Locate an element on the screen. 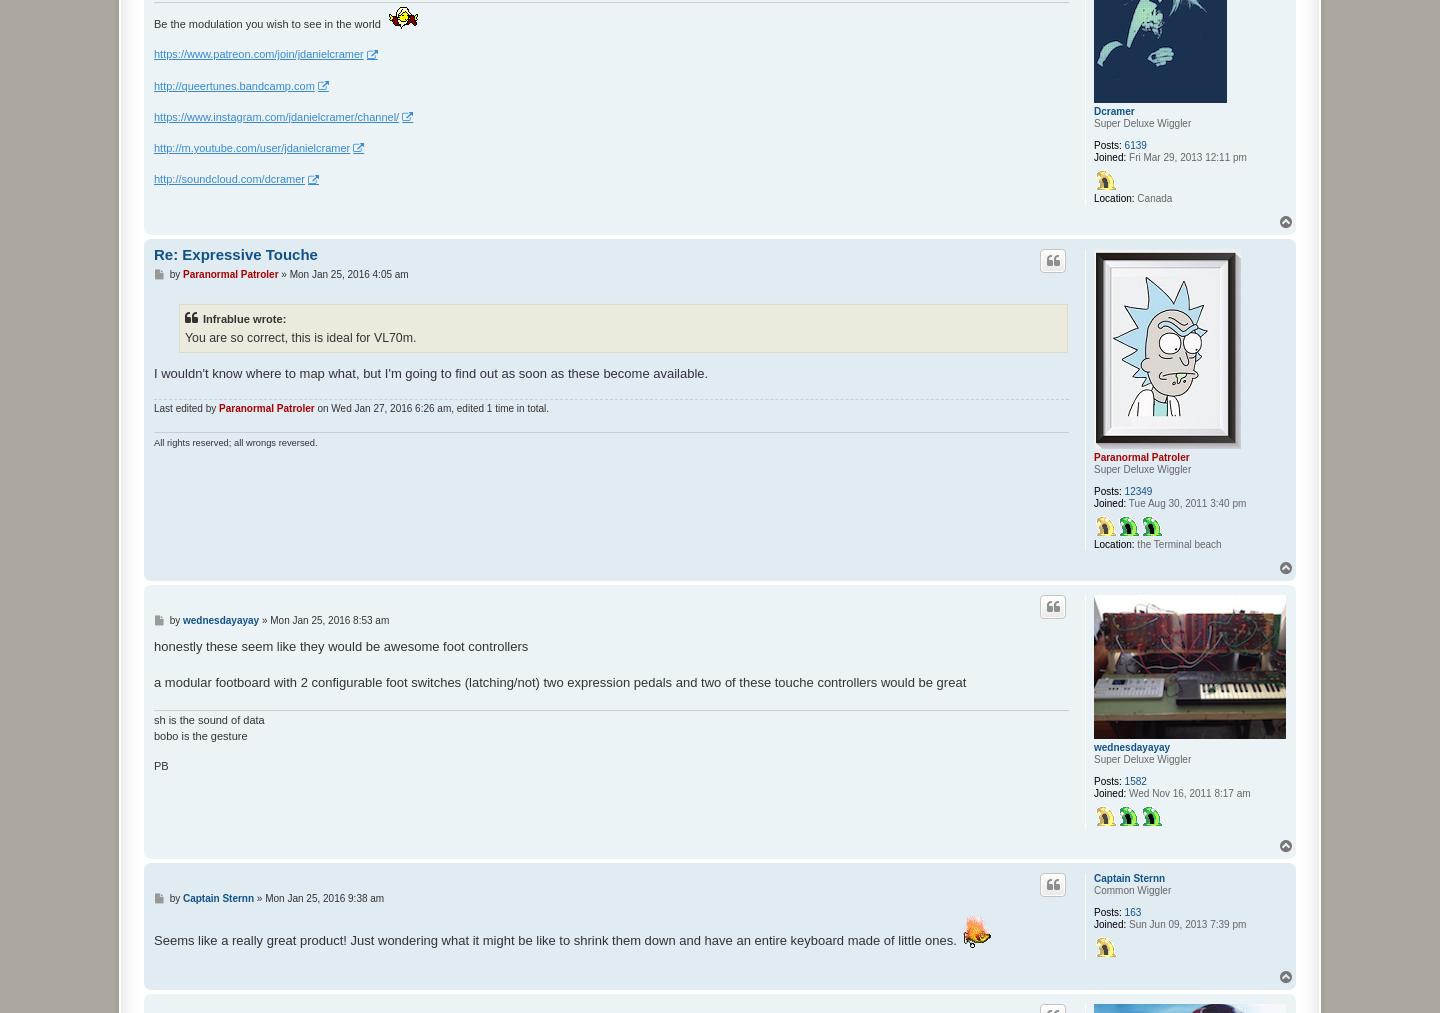  '12349' is located at coordinates (1137, 489).